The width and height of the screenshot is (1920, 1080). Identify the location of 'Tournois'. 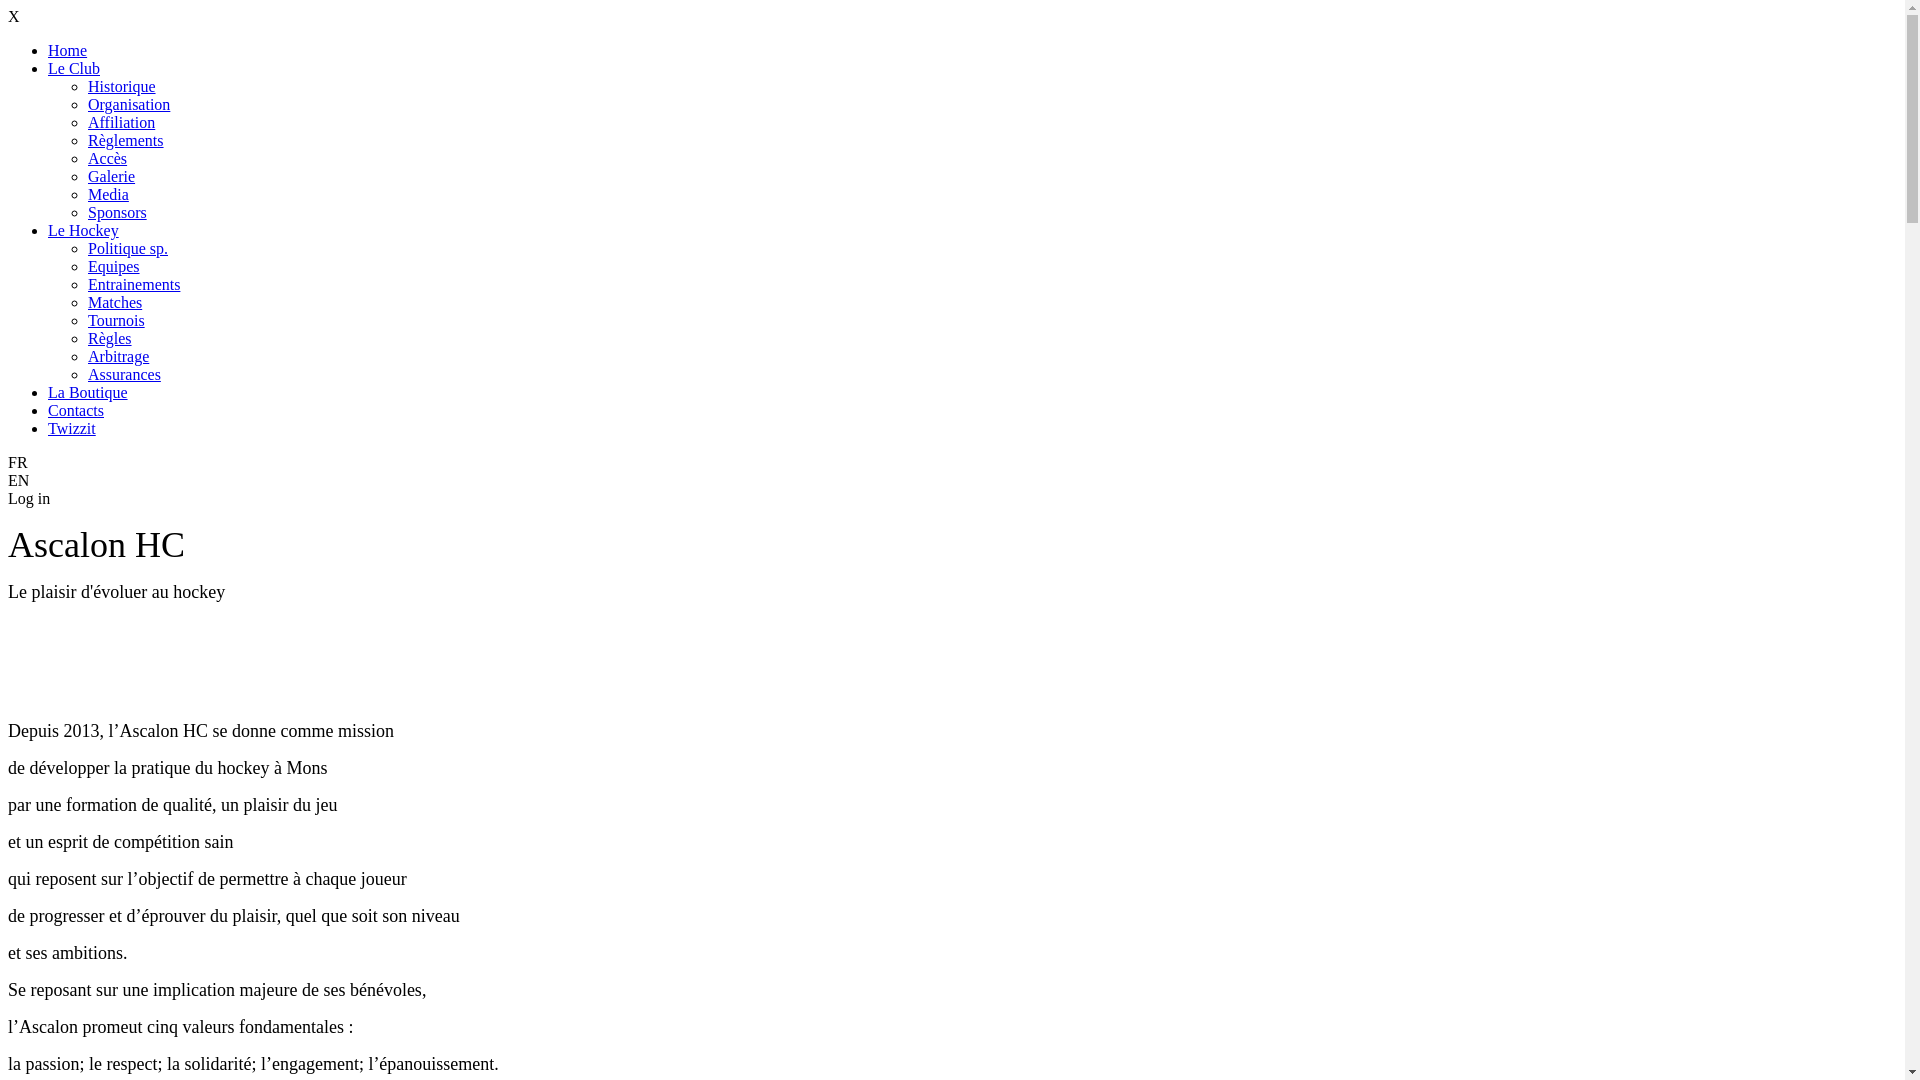
(86, 319).